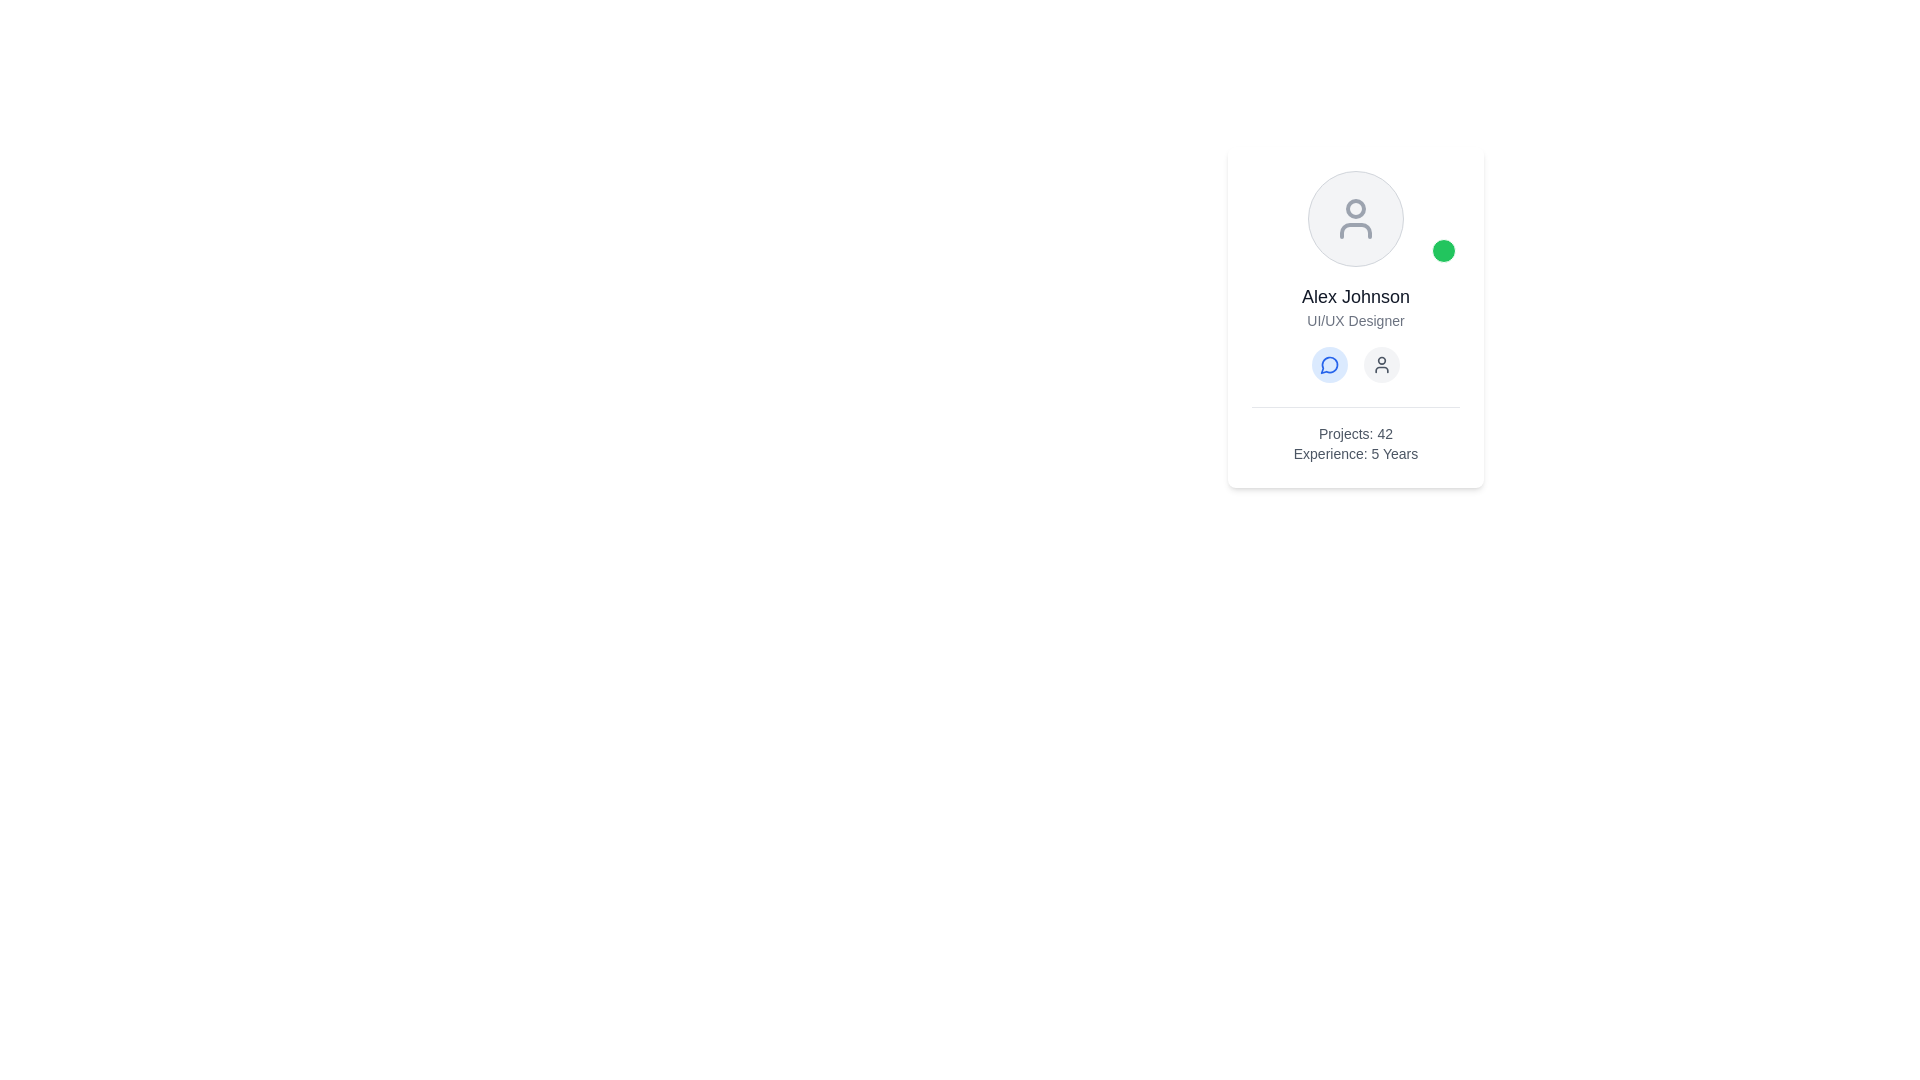  I want to click on the Status indicator located at the bottom-right corner of the user profile display, which serves as a status indicator for active or online state, so click(1444, 249).